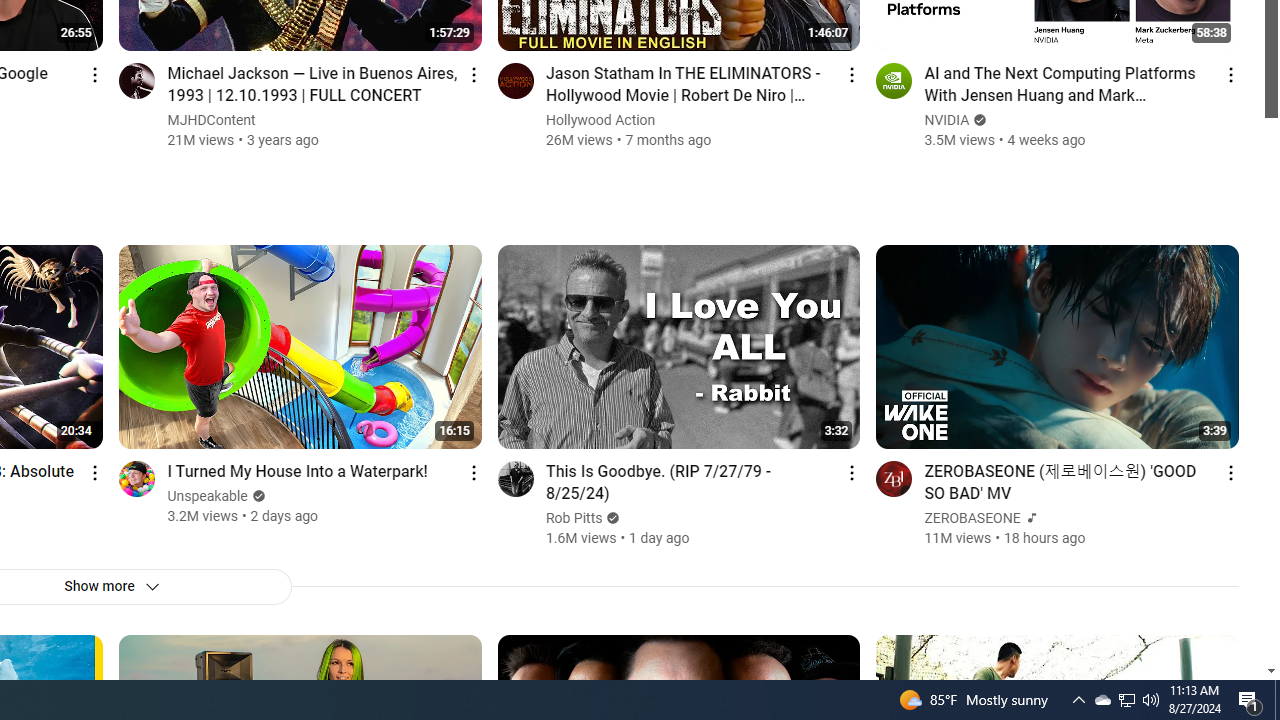 Image resolution: width=1280 pixels, height=720 pixels. Describe the element at coordinates (893, 478) in the screenshot. I see `'Go to channel'` at that location.